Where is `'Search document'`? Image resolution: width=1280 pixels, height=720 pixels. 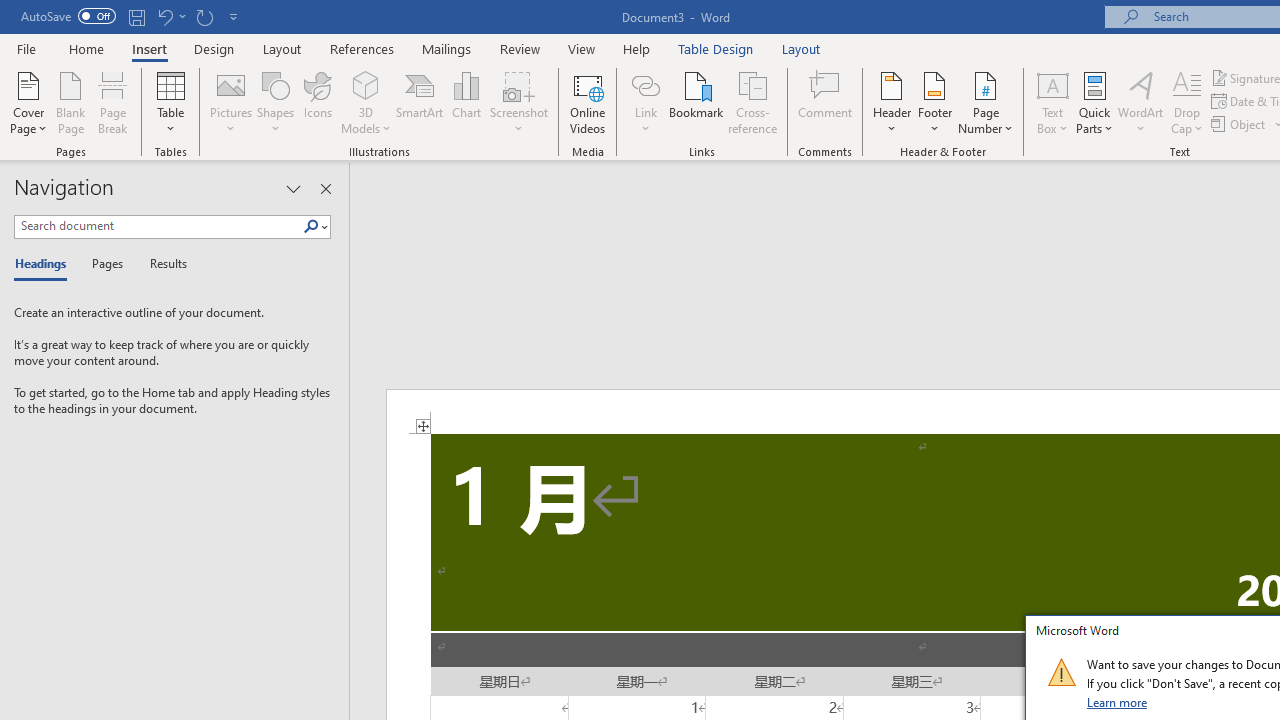 'Search document' is located at coordinates (157, 225).